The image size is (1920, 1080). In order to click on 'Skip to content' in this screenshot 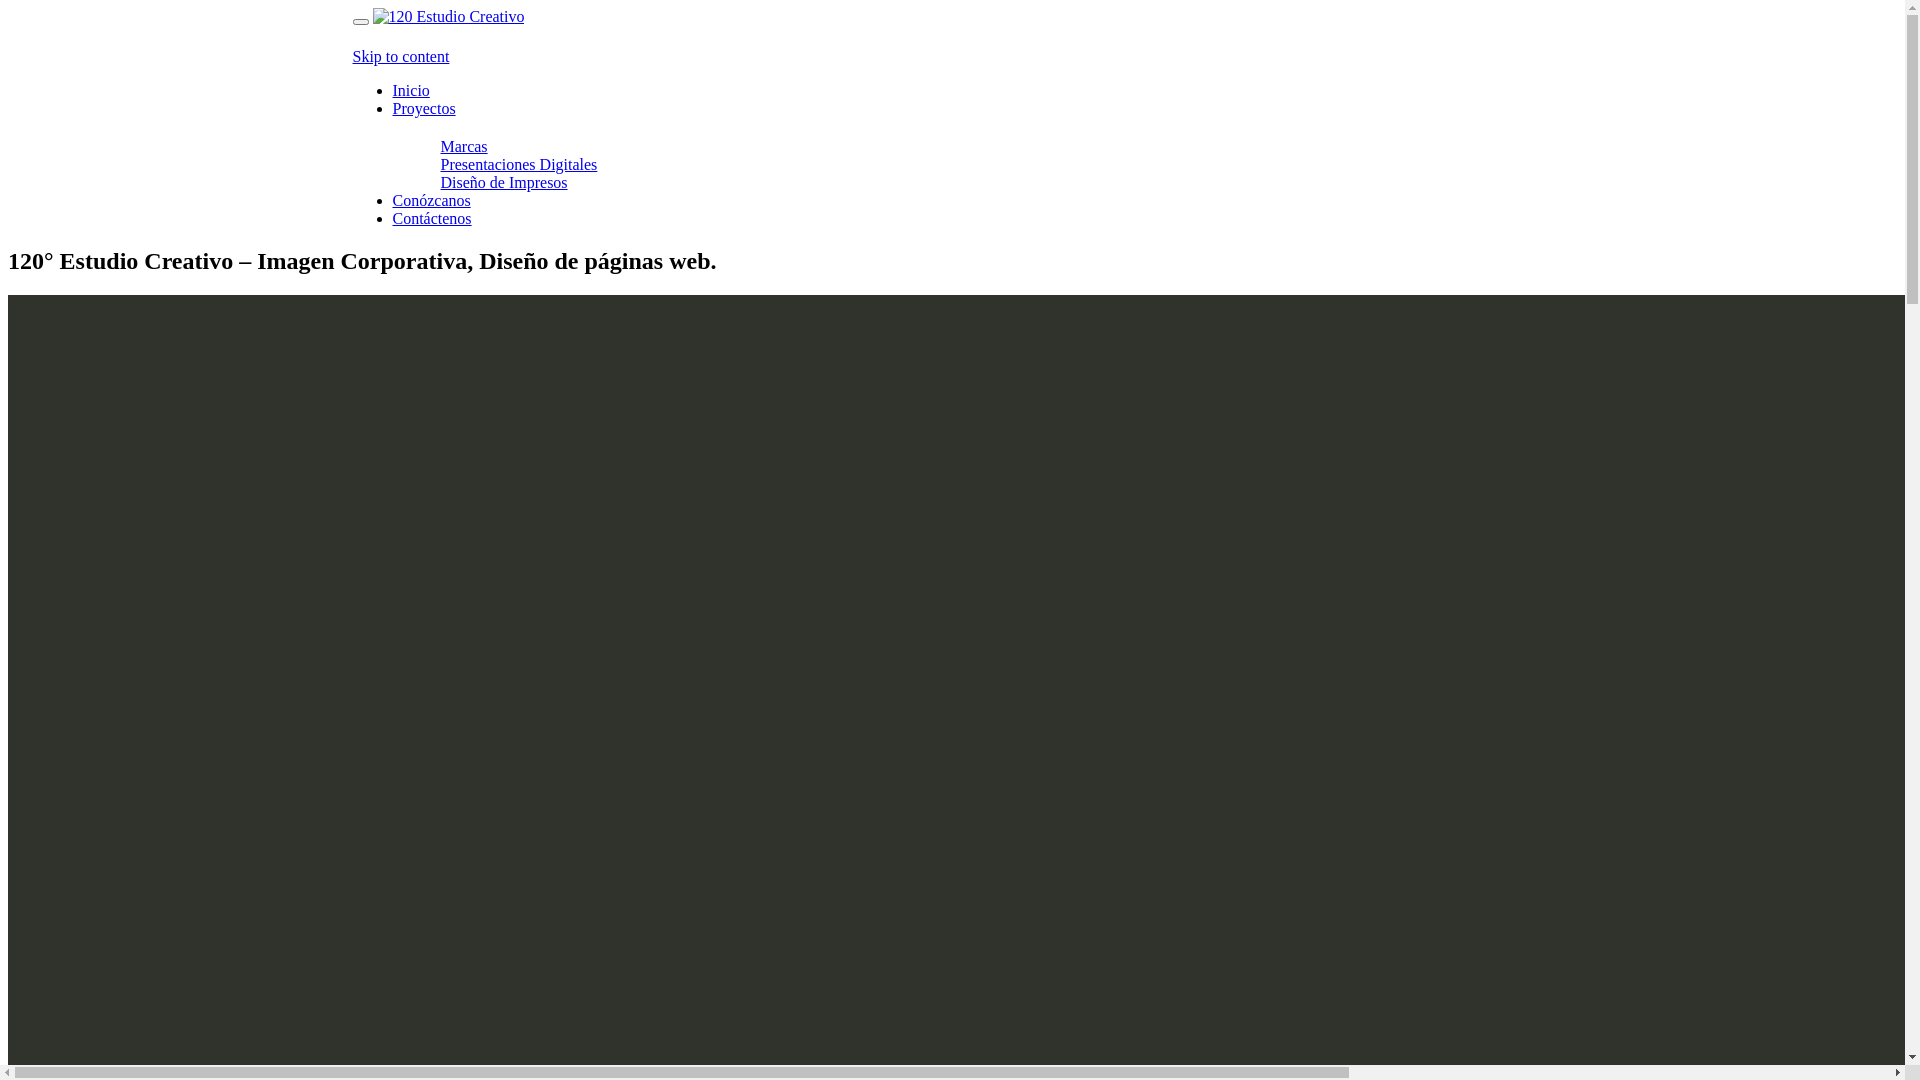, I will do `click(400, 55)`.